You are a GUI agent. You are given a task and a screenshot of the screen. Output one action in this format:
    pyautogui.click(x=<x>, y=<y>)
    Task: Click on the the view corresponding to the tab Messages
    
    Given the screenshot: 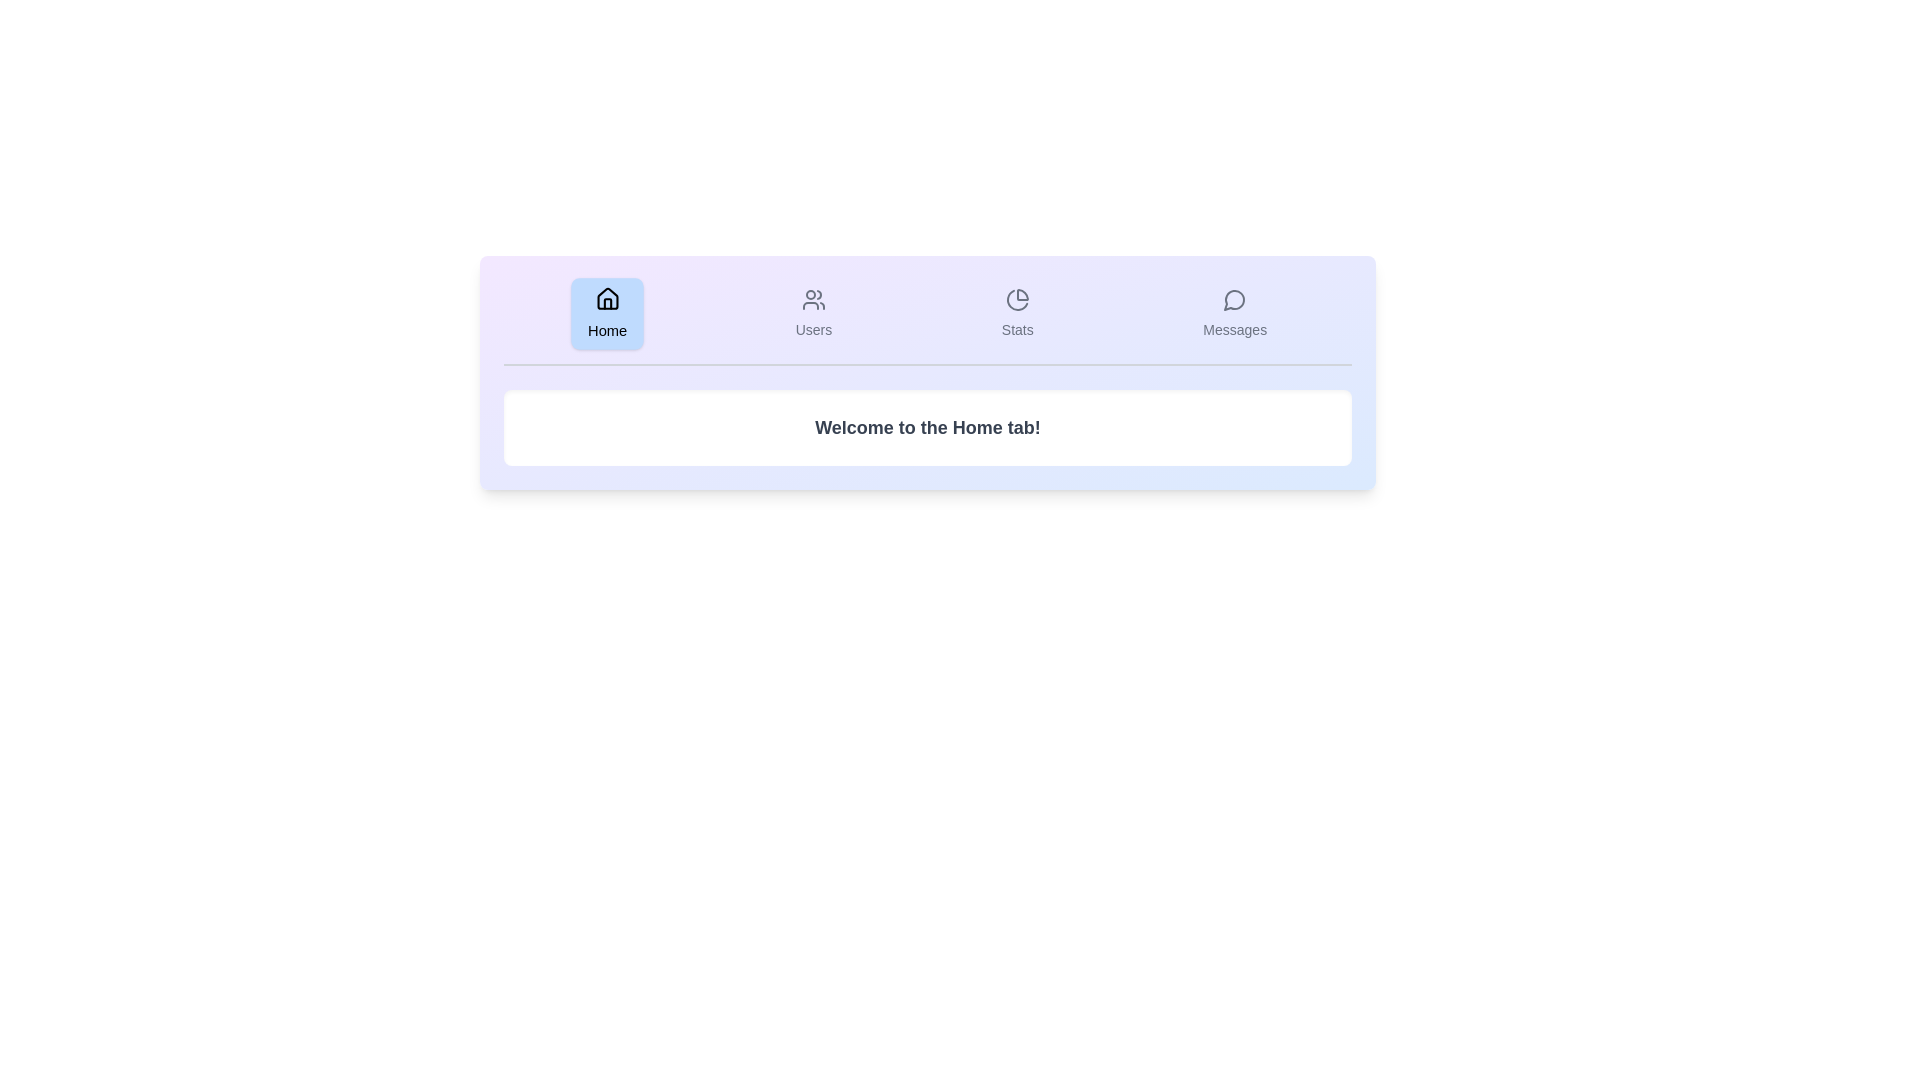 What is the action you would take?
    pyautogui.click(x=1233, y=313)
    